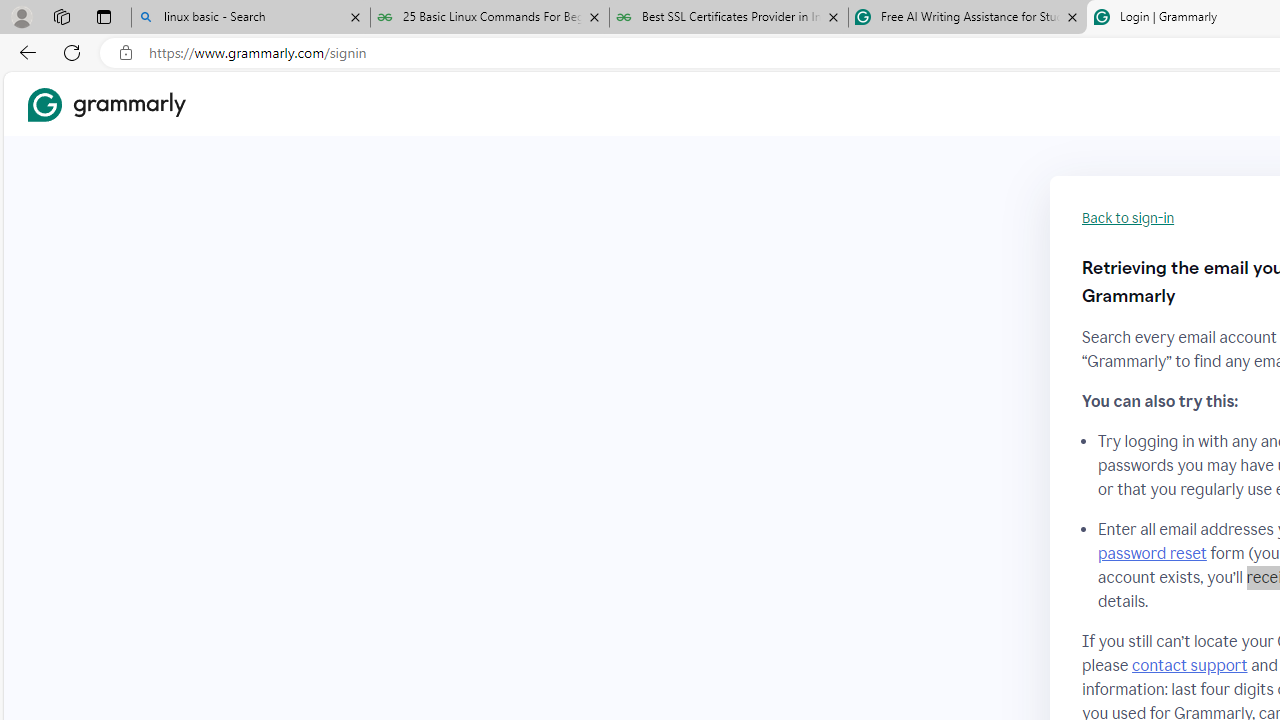 This screenshot has height=720, width=1280. What do you see at coordinates (249, 17) in the screenshot?
I see `'linux basic - Search'` at bounding box center [249, 17].